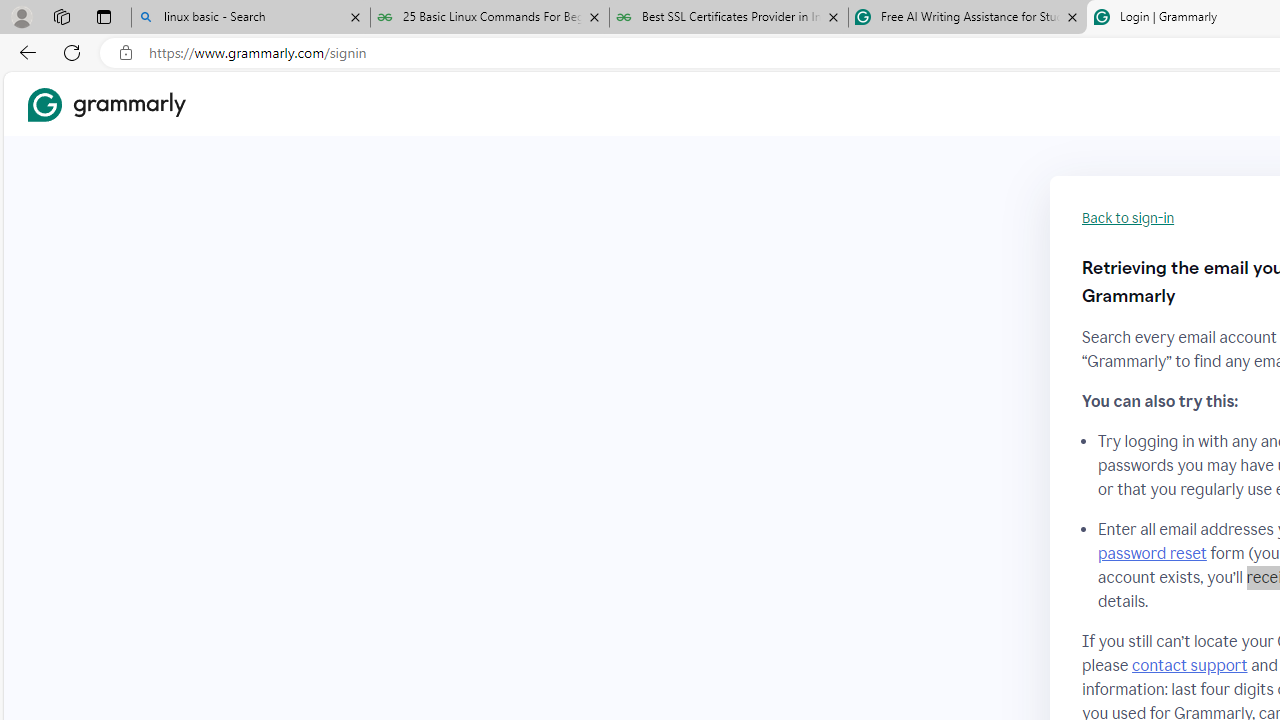 This screenshot has height=720, width=1280. What do you see at coordinates (249, 17) in the screenshot?
I see `'linux basic - Search'` at bounding box center [249, 17].